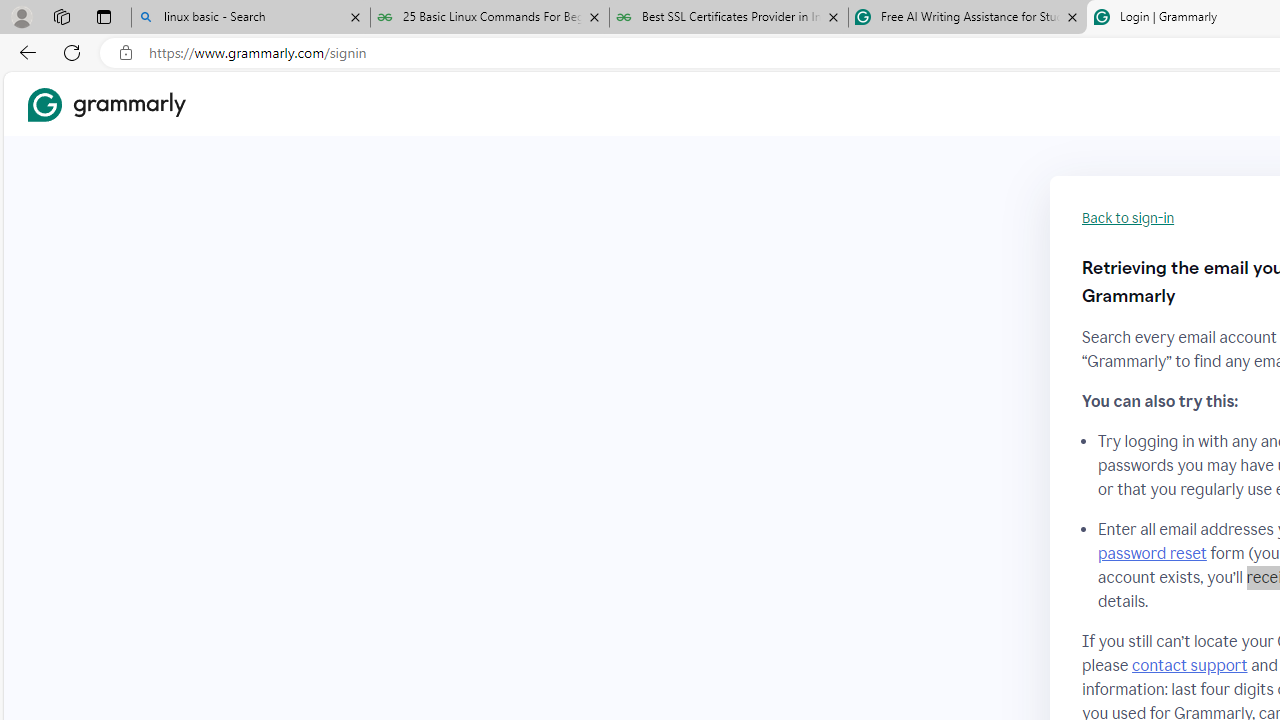 This screenshot has height=720, width=1280. What do you see at coordinates (249, 17) in the screenshot?
I see `'linux basic - Search'` at bounding box center [249, 17].